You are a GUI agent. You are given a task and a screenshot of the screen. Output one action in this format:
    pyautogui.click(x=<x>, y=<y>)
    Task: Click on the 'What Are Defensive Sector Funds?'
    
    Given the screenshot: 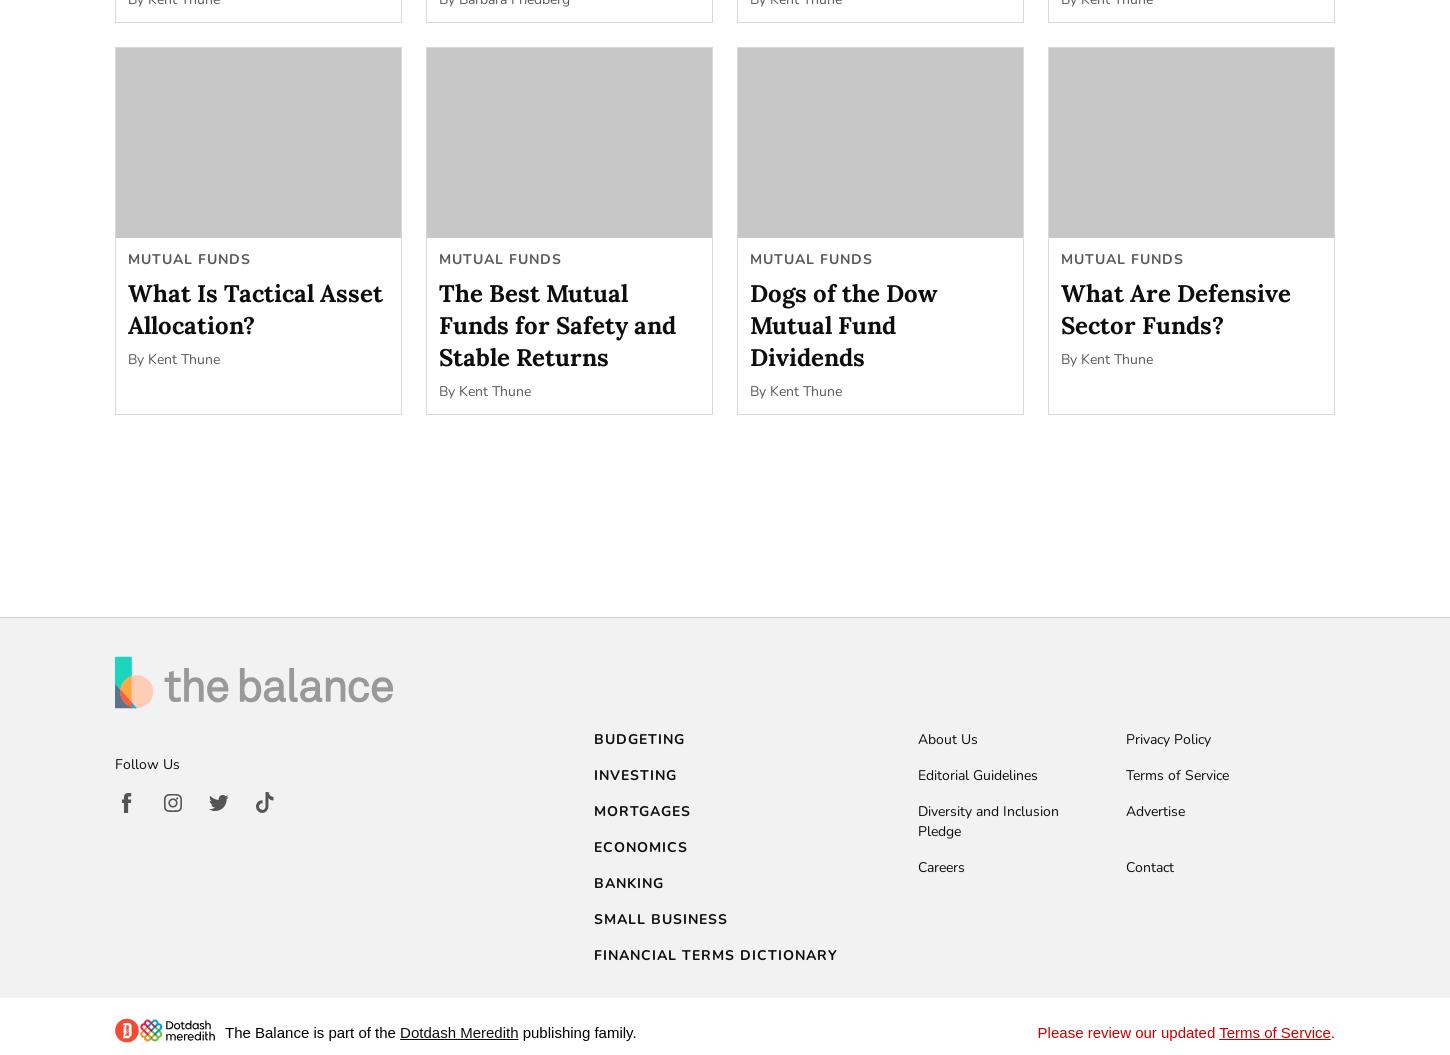 What is the action you would take?
    pyautogui.click(x=1060, y=308)
    